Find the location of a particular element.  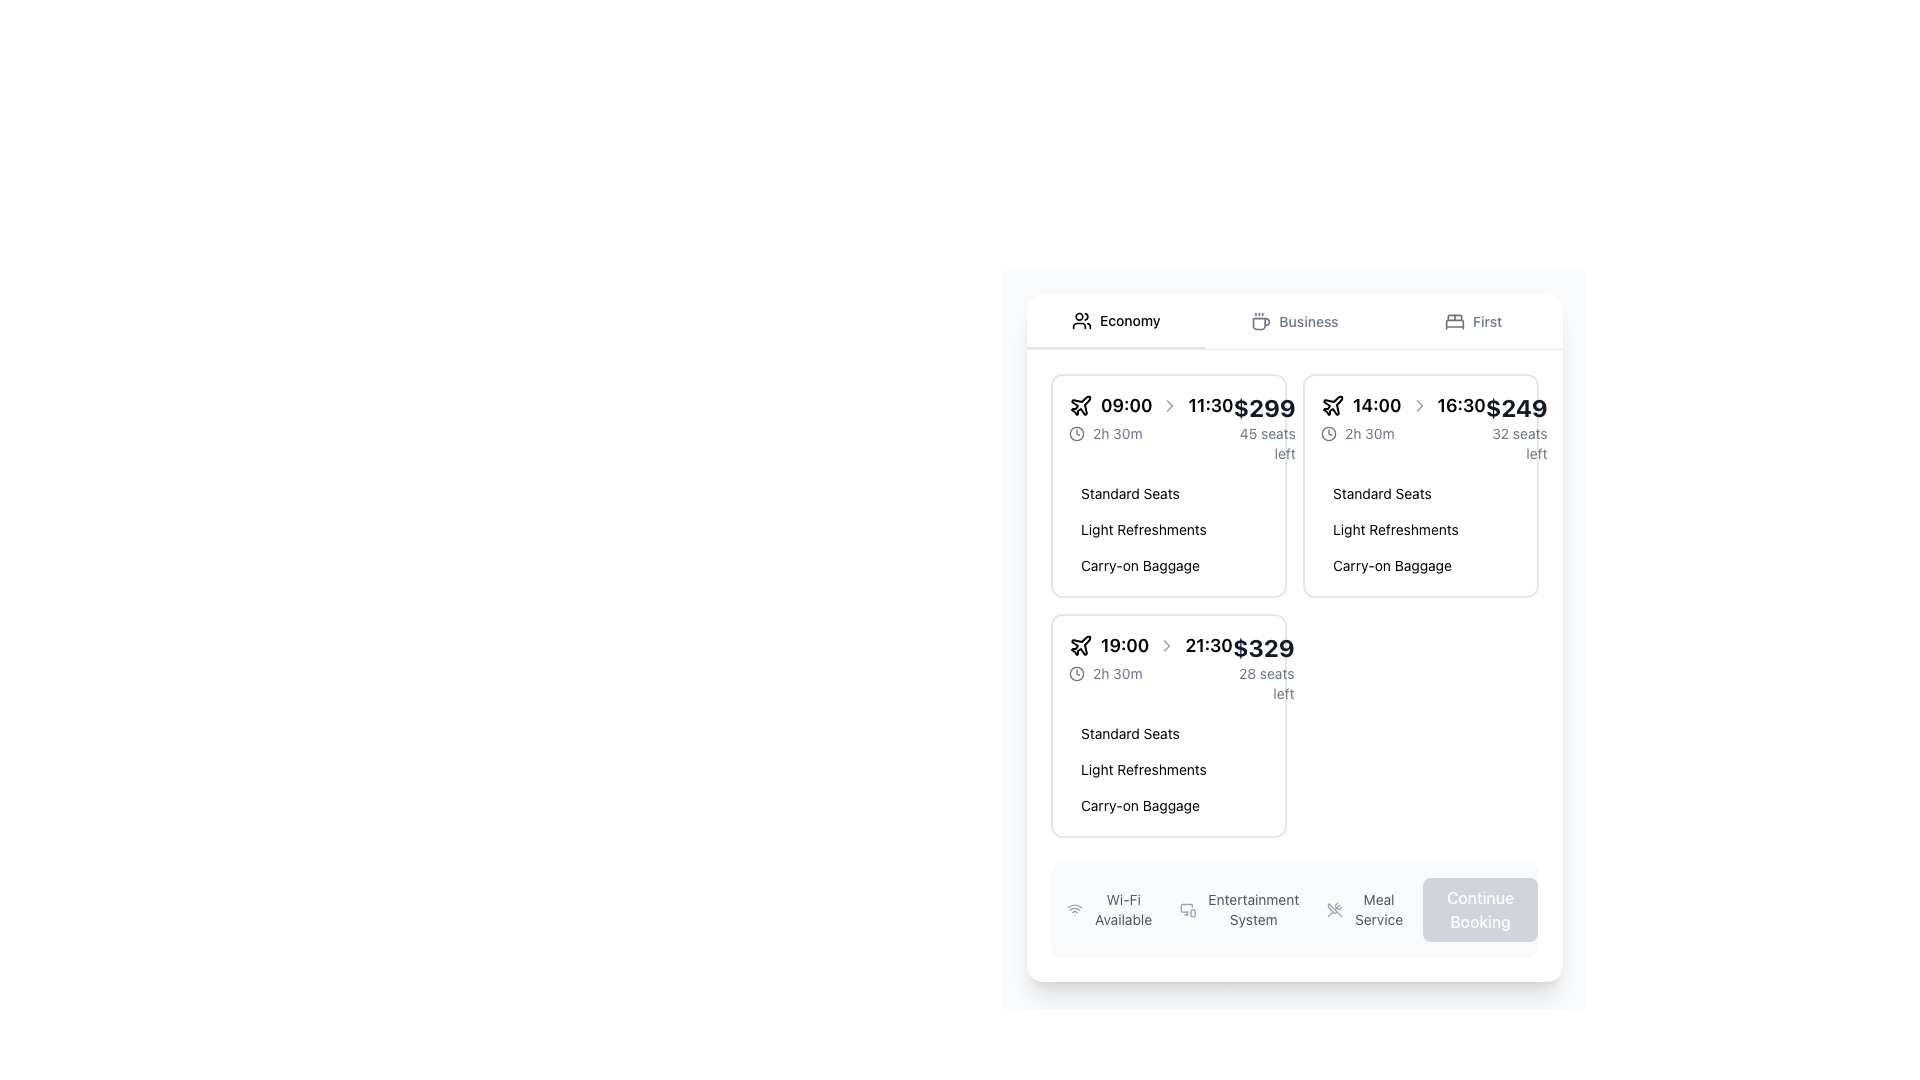

the feature list displaying 'Standard Seats', 'Light Refreshments', and 'Carry-on Baggage', which is styled with a light blue background and rounded corners, located below the flight price and time is located at coordinates (1169, 769).